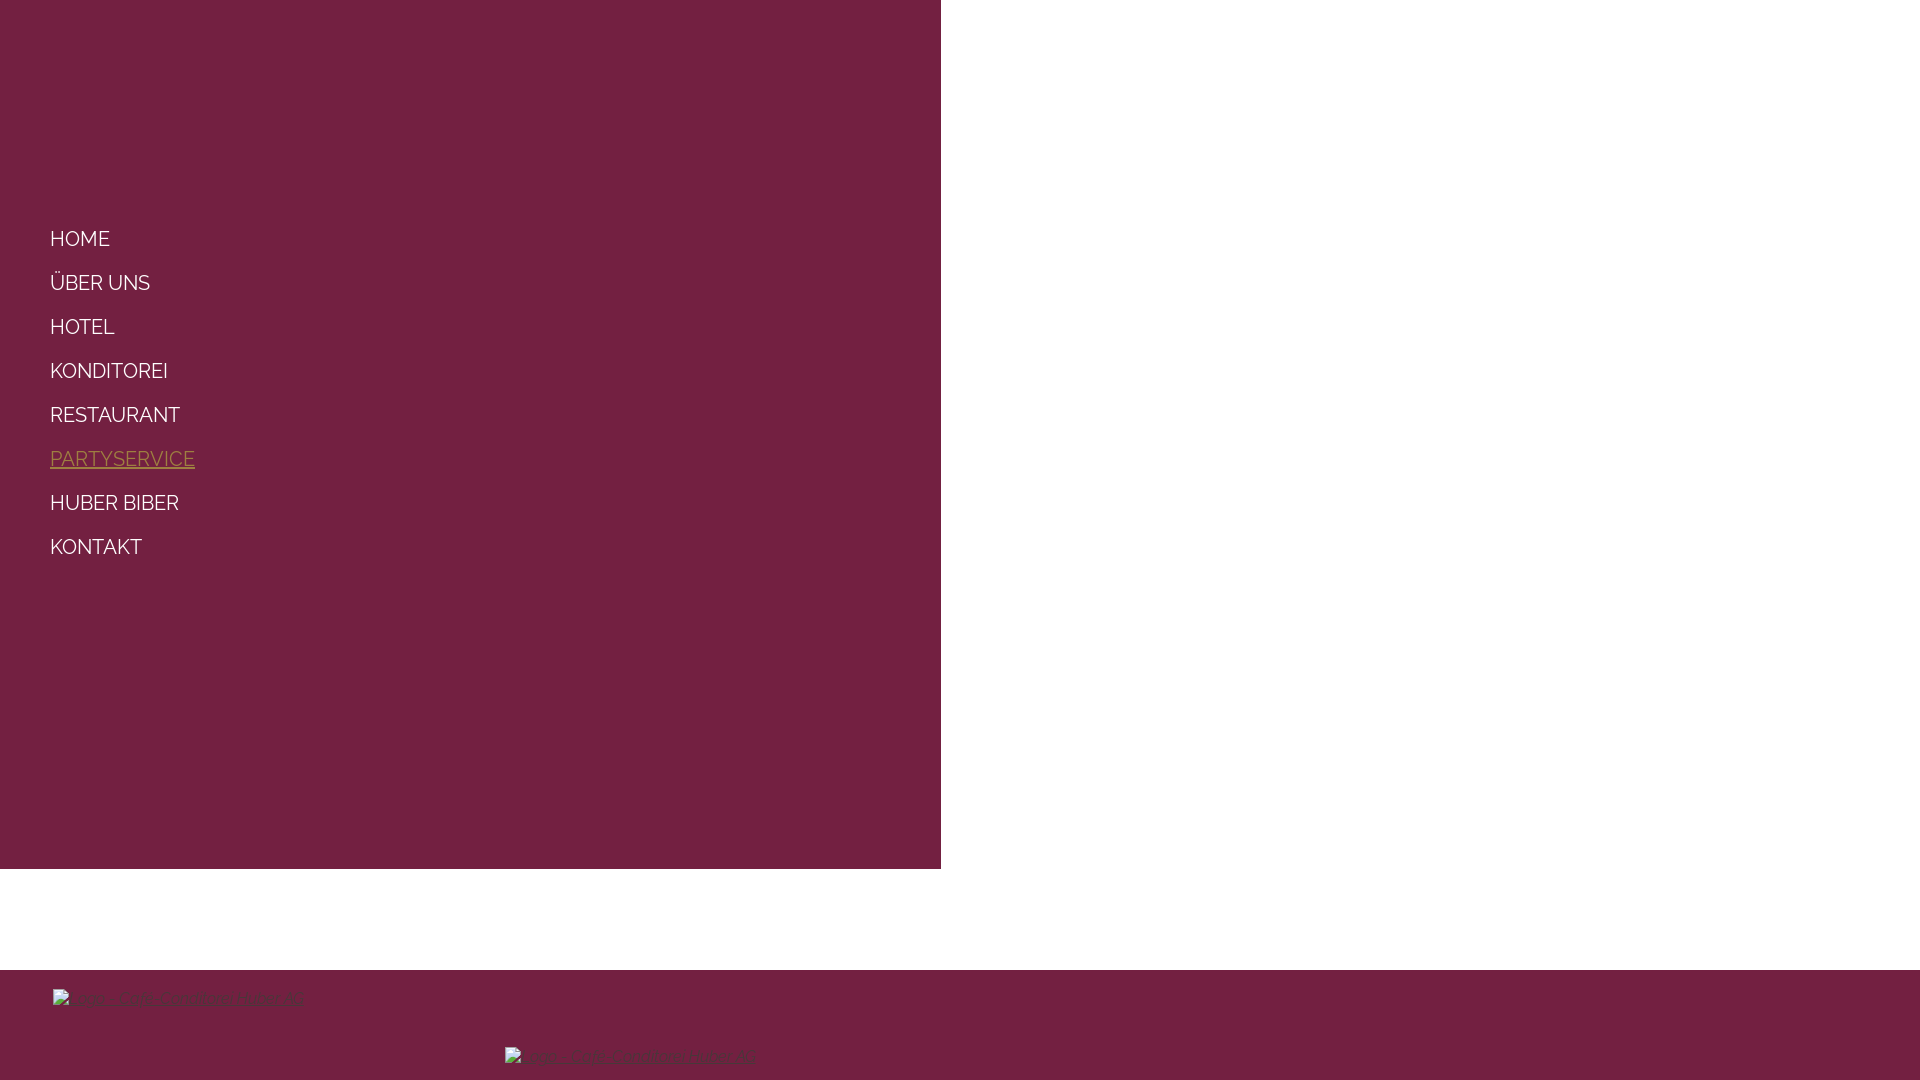 The image size is (1920, 1080). I want to click on 'KONTAKT', so click(39, 547).